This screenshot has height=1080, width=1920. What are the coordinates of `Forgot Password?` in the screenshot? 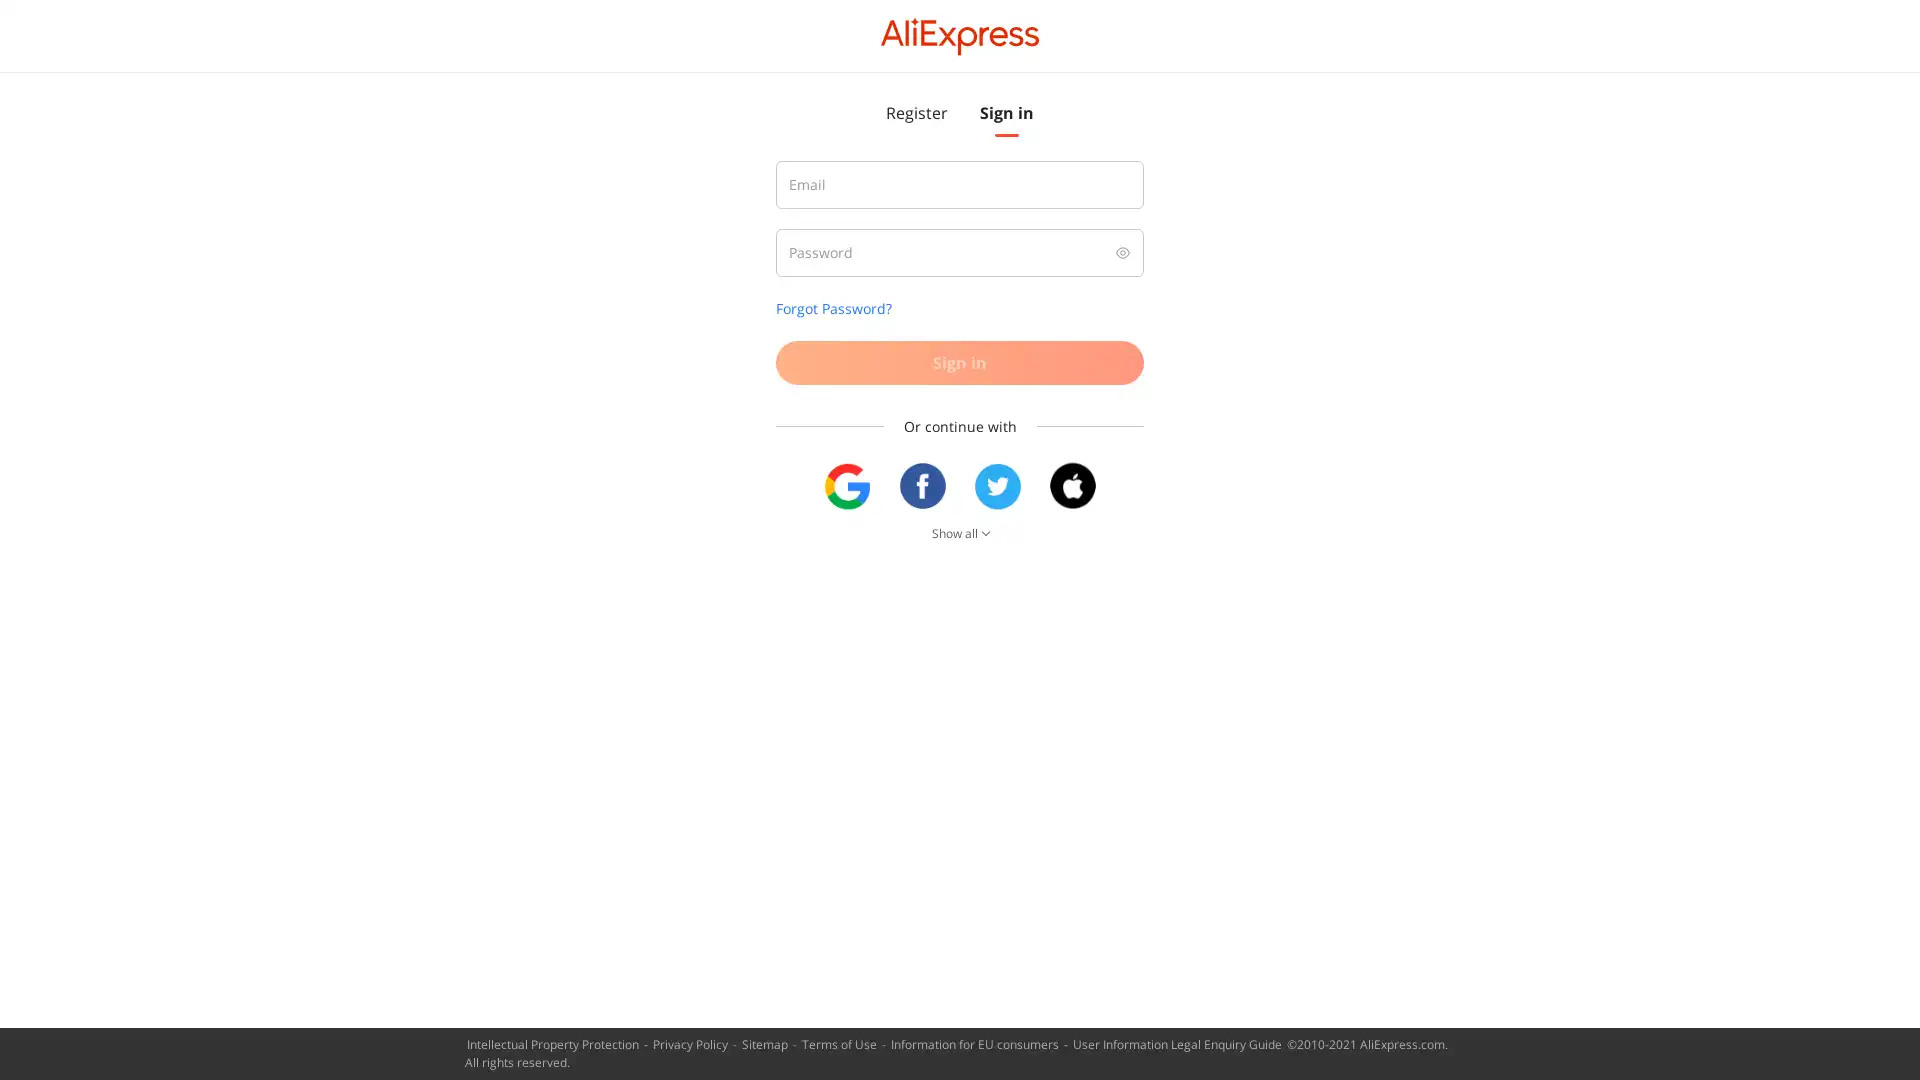 It's located at (834, 308).